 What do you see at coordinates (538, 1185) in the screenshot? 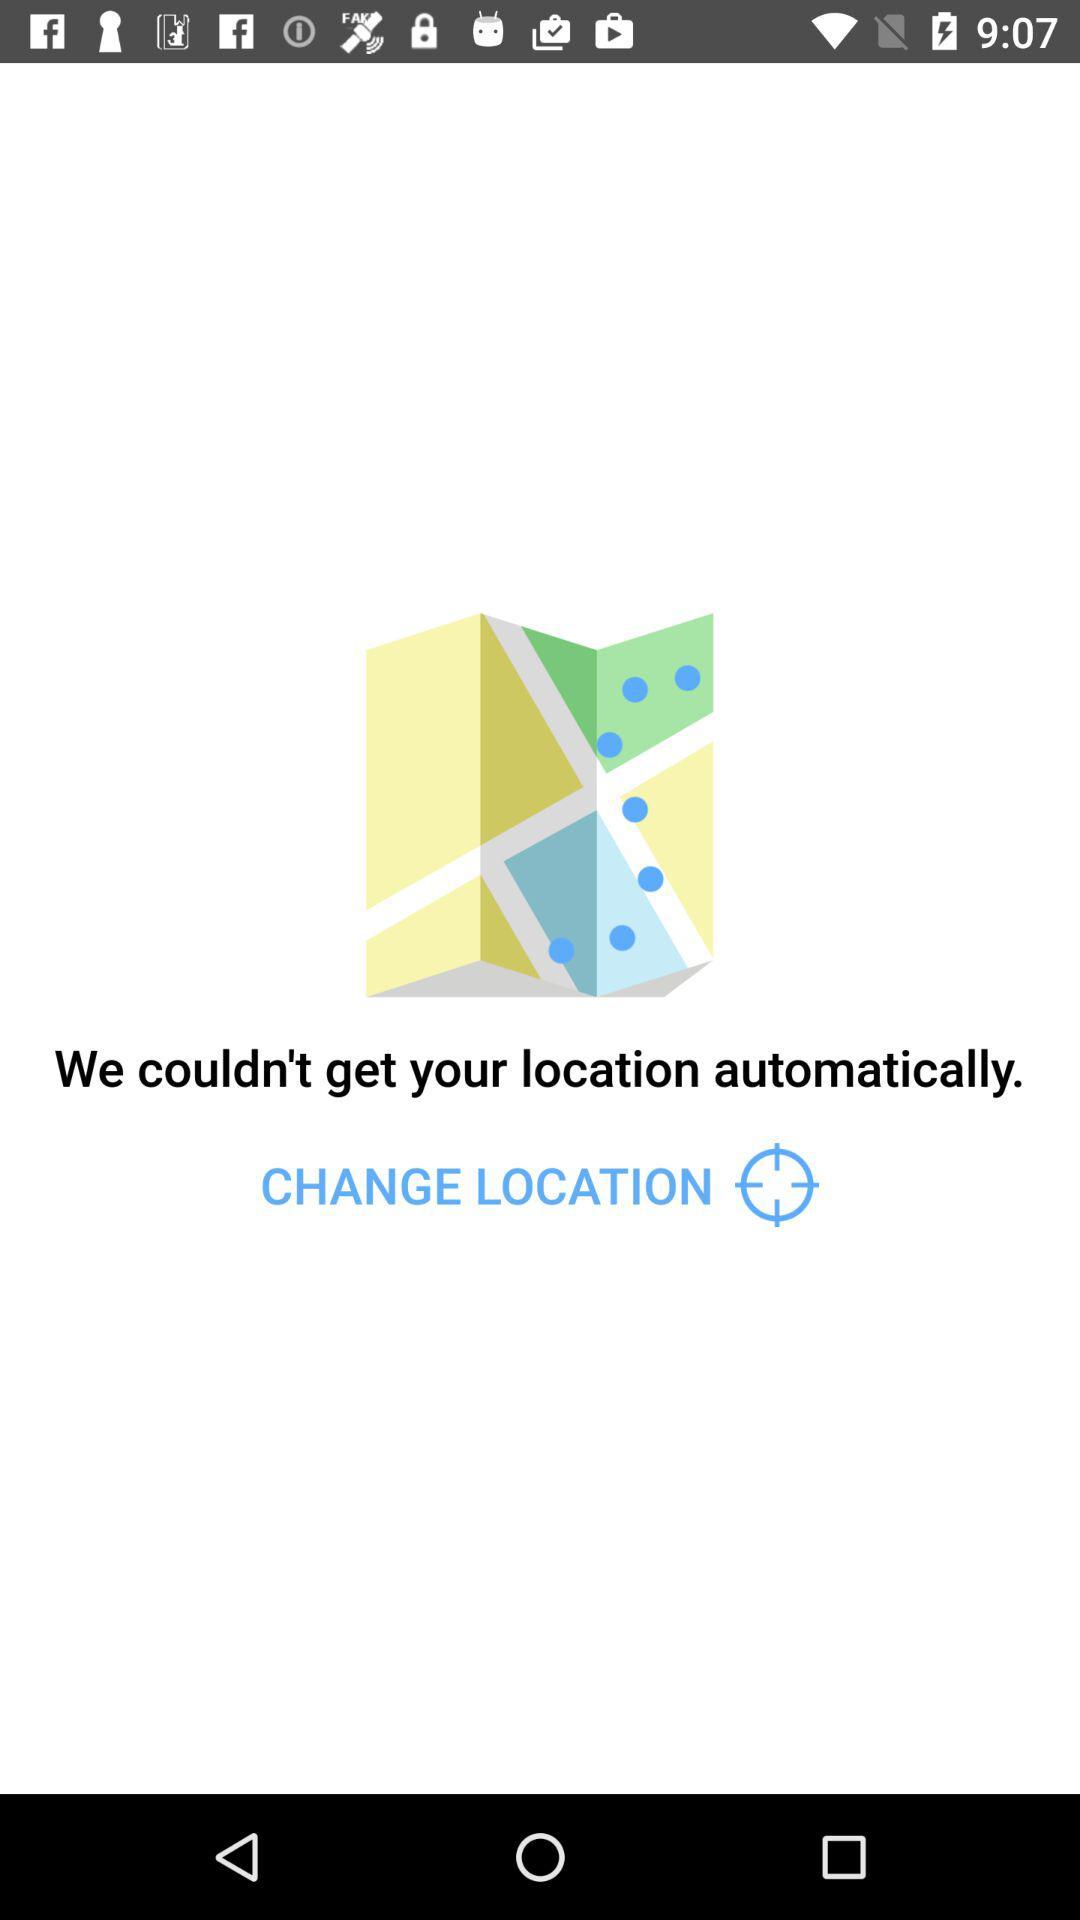
I see `change location` at bounding box center [538, 1185].